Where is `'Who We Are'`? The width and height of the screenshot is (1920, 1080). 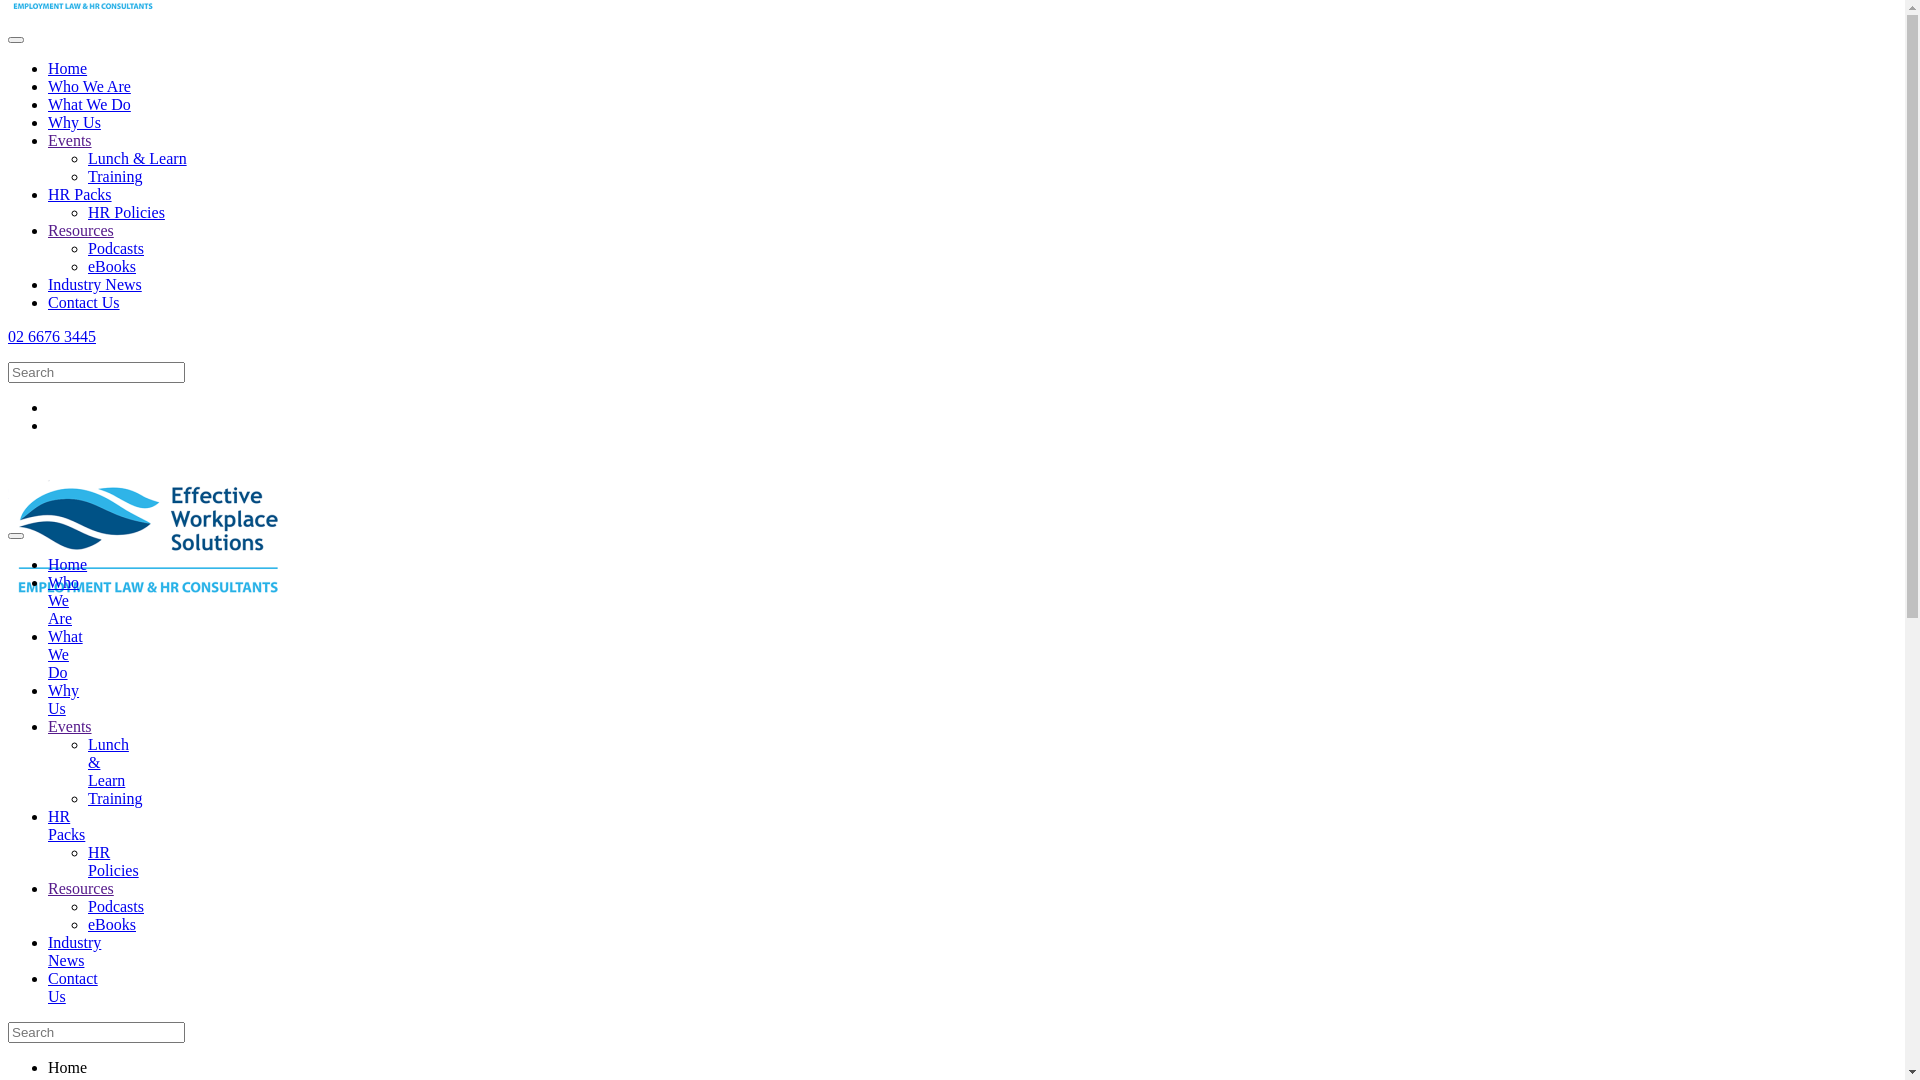
'Who We Are' is located at coordinates (63, 599).